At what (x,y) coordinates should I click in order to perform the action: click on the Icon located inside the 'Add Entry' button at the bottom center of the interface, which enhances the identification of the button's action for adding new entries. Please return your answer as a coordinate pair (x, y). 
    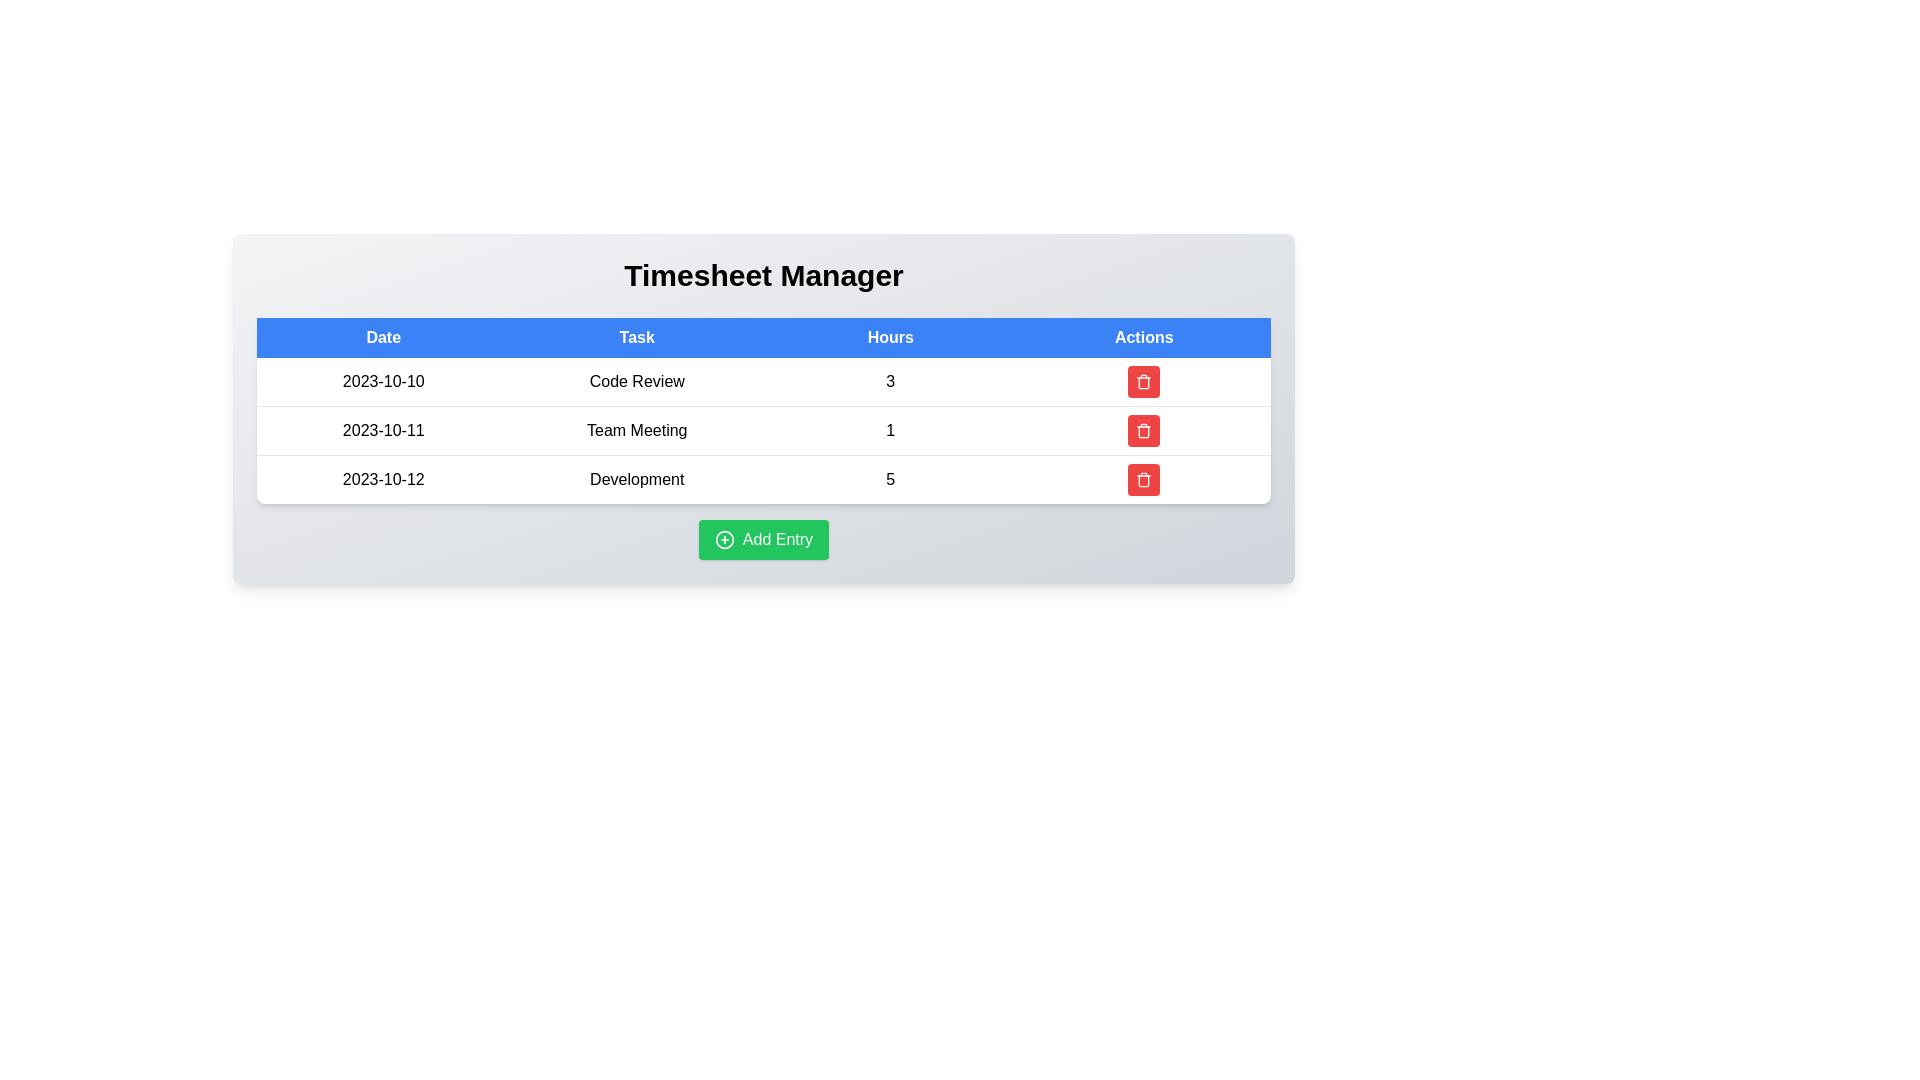
    Looking at the image, I should click on (723, 540).